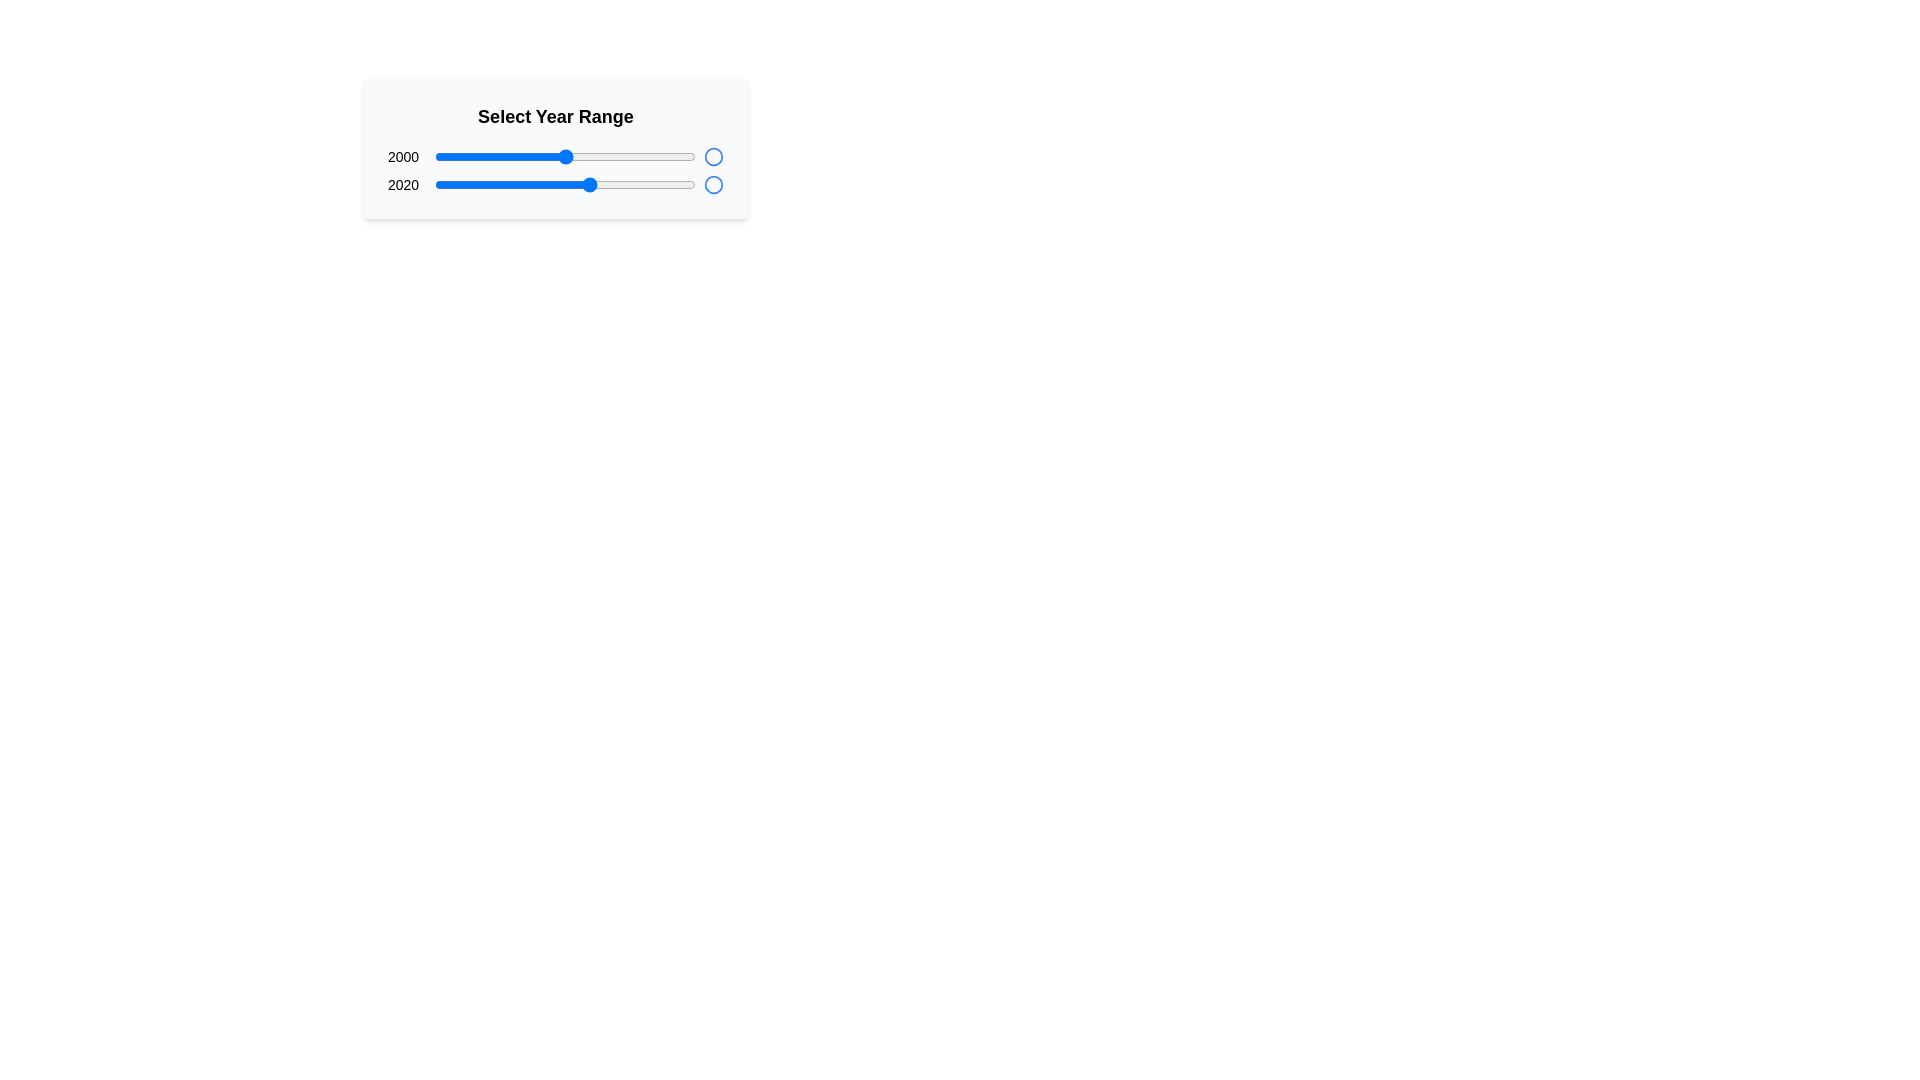 The image size is (1920, 1080). What do you see at coordinates (443, 185) in the screenshot?
I see `the year slider` at bounding box center [443, 185].